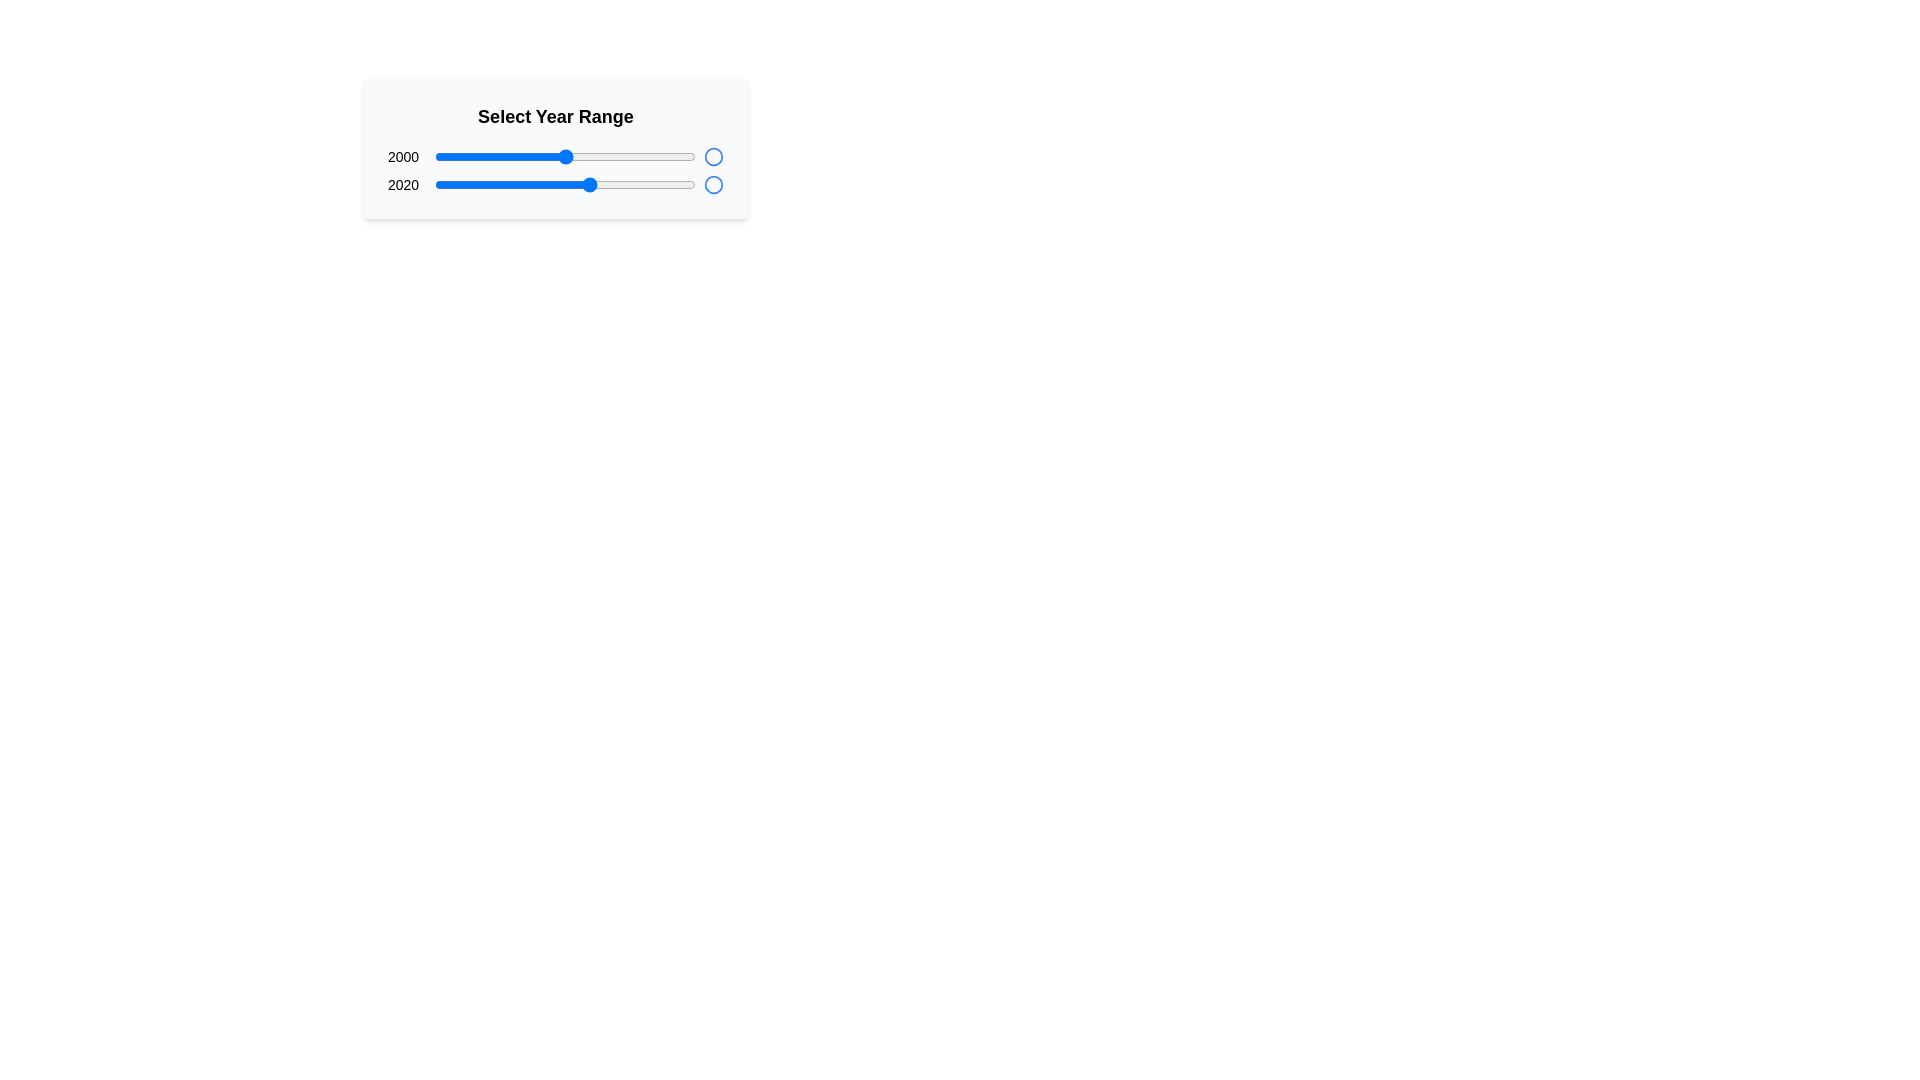 The image size is (1920, 1080). What do you see at coordinates (443, 185) in the screenshot?
I see `the year slider` at bounding box center [443, 185].